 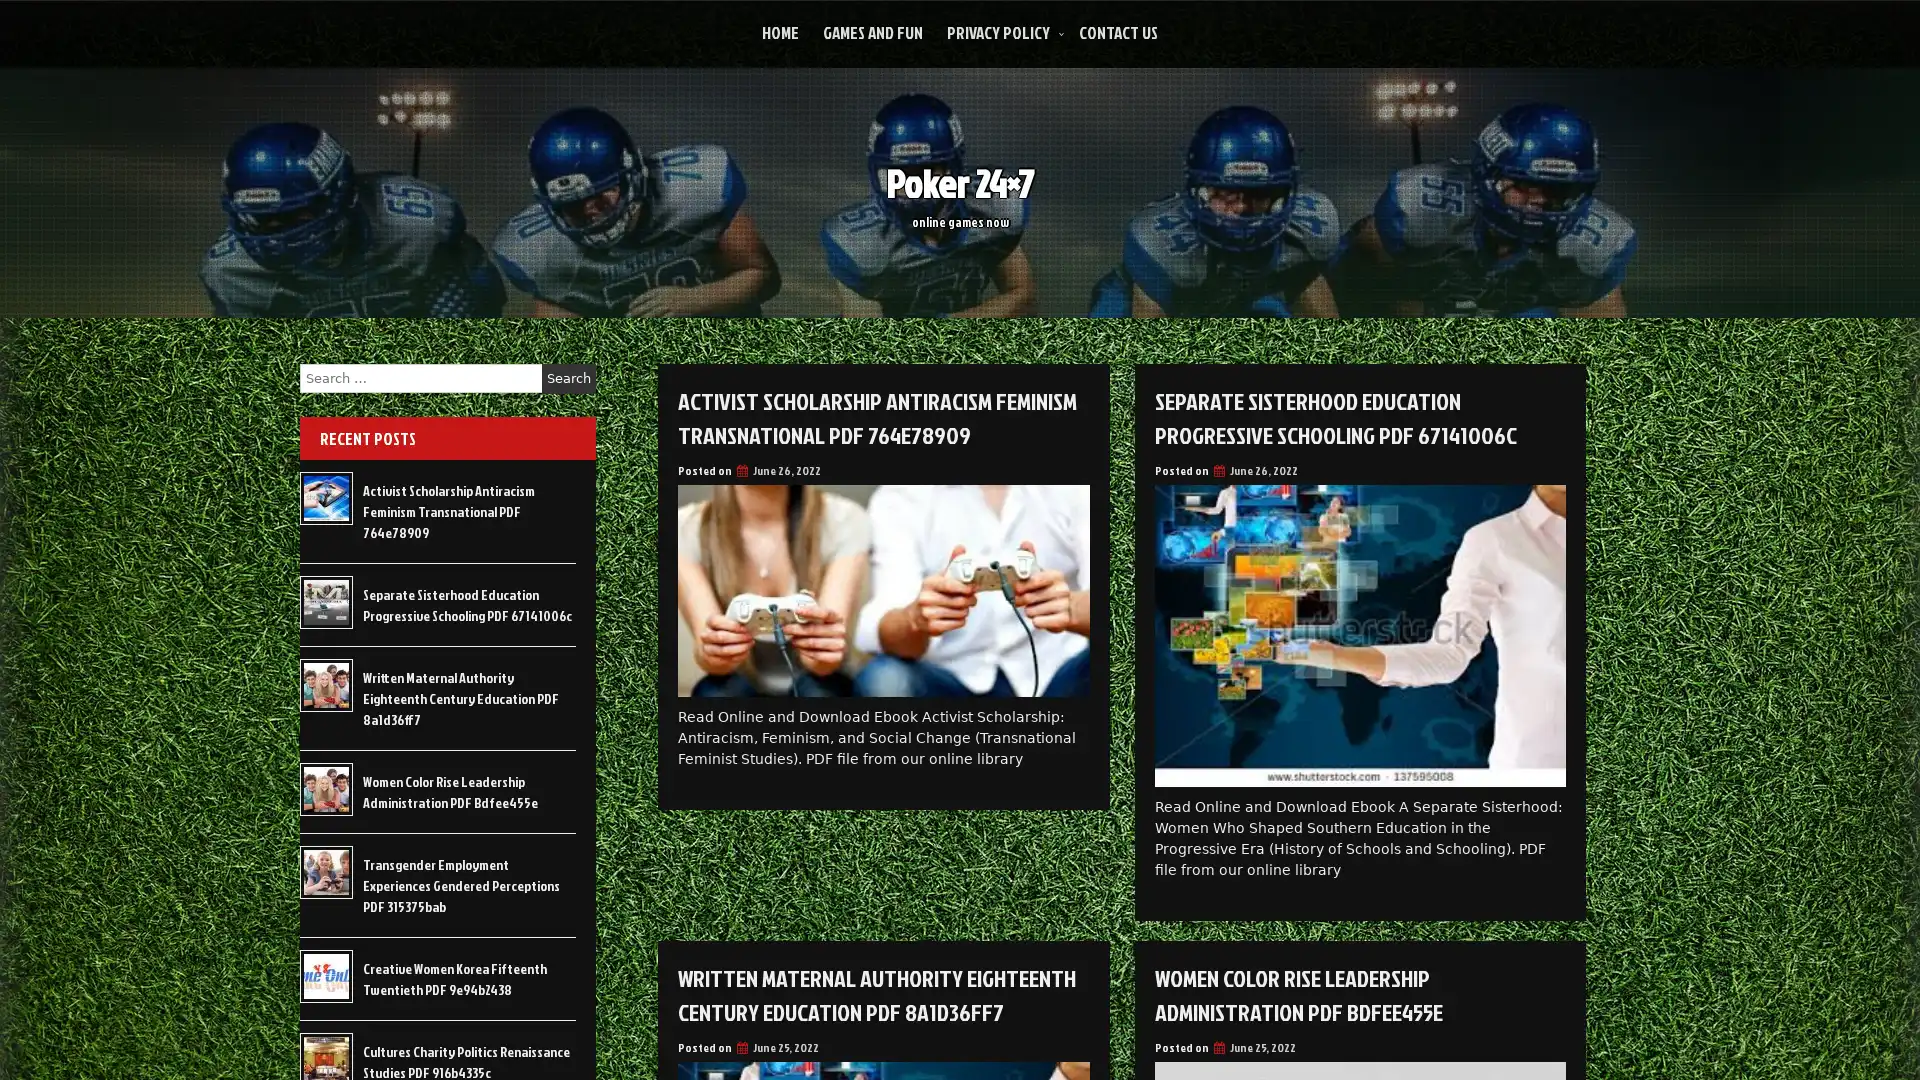 What do you see at coordinates (568, 378) in the screenshot?
I see `Search` at bounding box center [568, 378].